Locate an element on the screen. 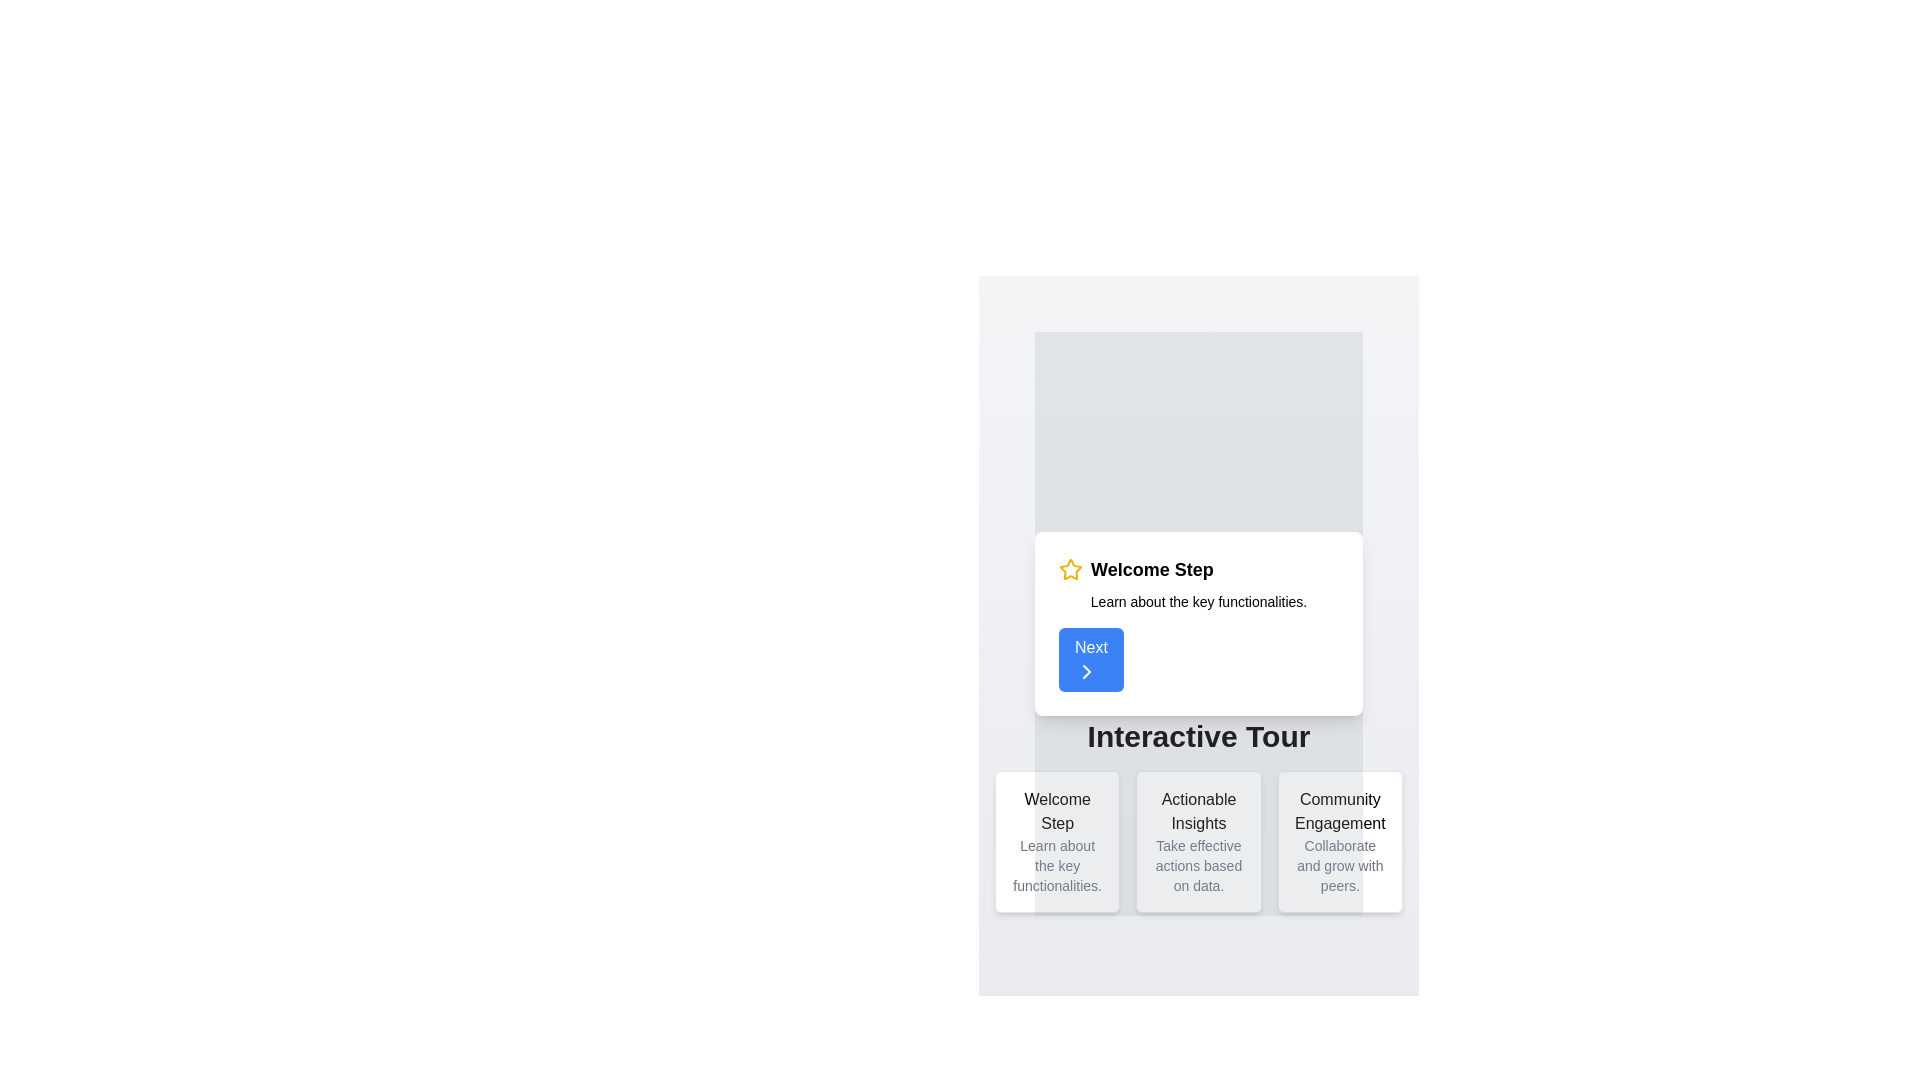 This screenshot has height=1080, width=1920. the star-shaped icon outlined in yellow, which has a hollow center and is located in the middle section of the UI, adjacent to text and other minor UI components is located at coordinates (1069, 569).